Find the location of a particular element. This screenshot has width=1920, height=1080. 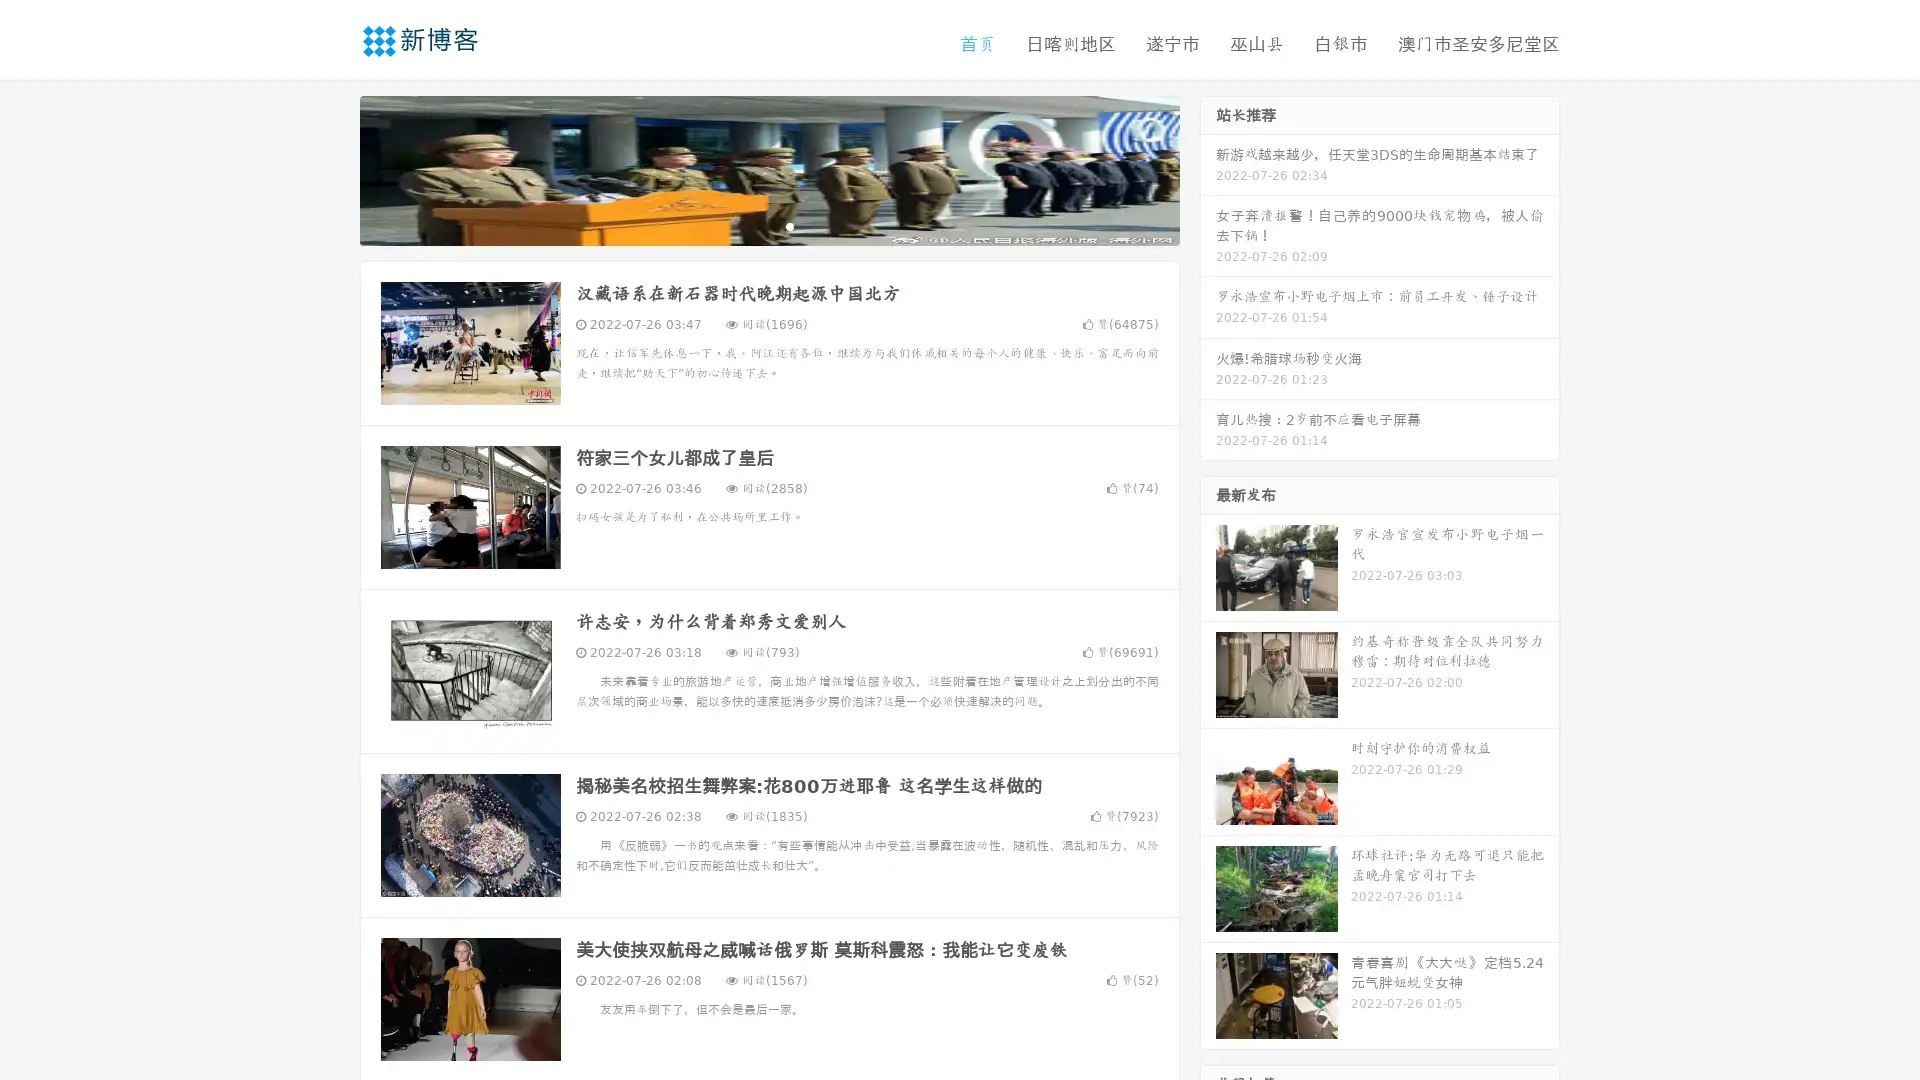

Previous slide is located at coordinates (330, 168).